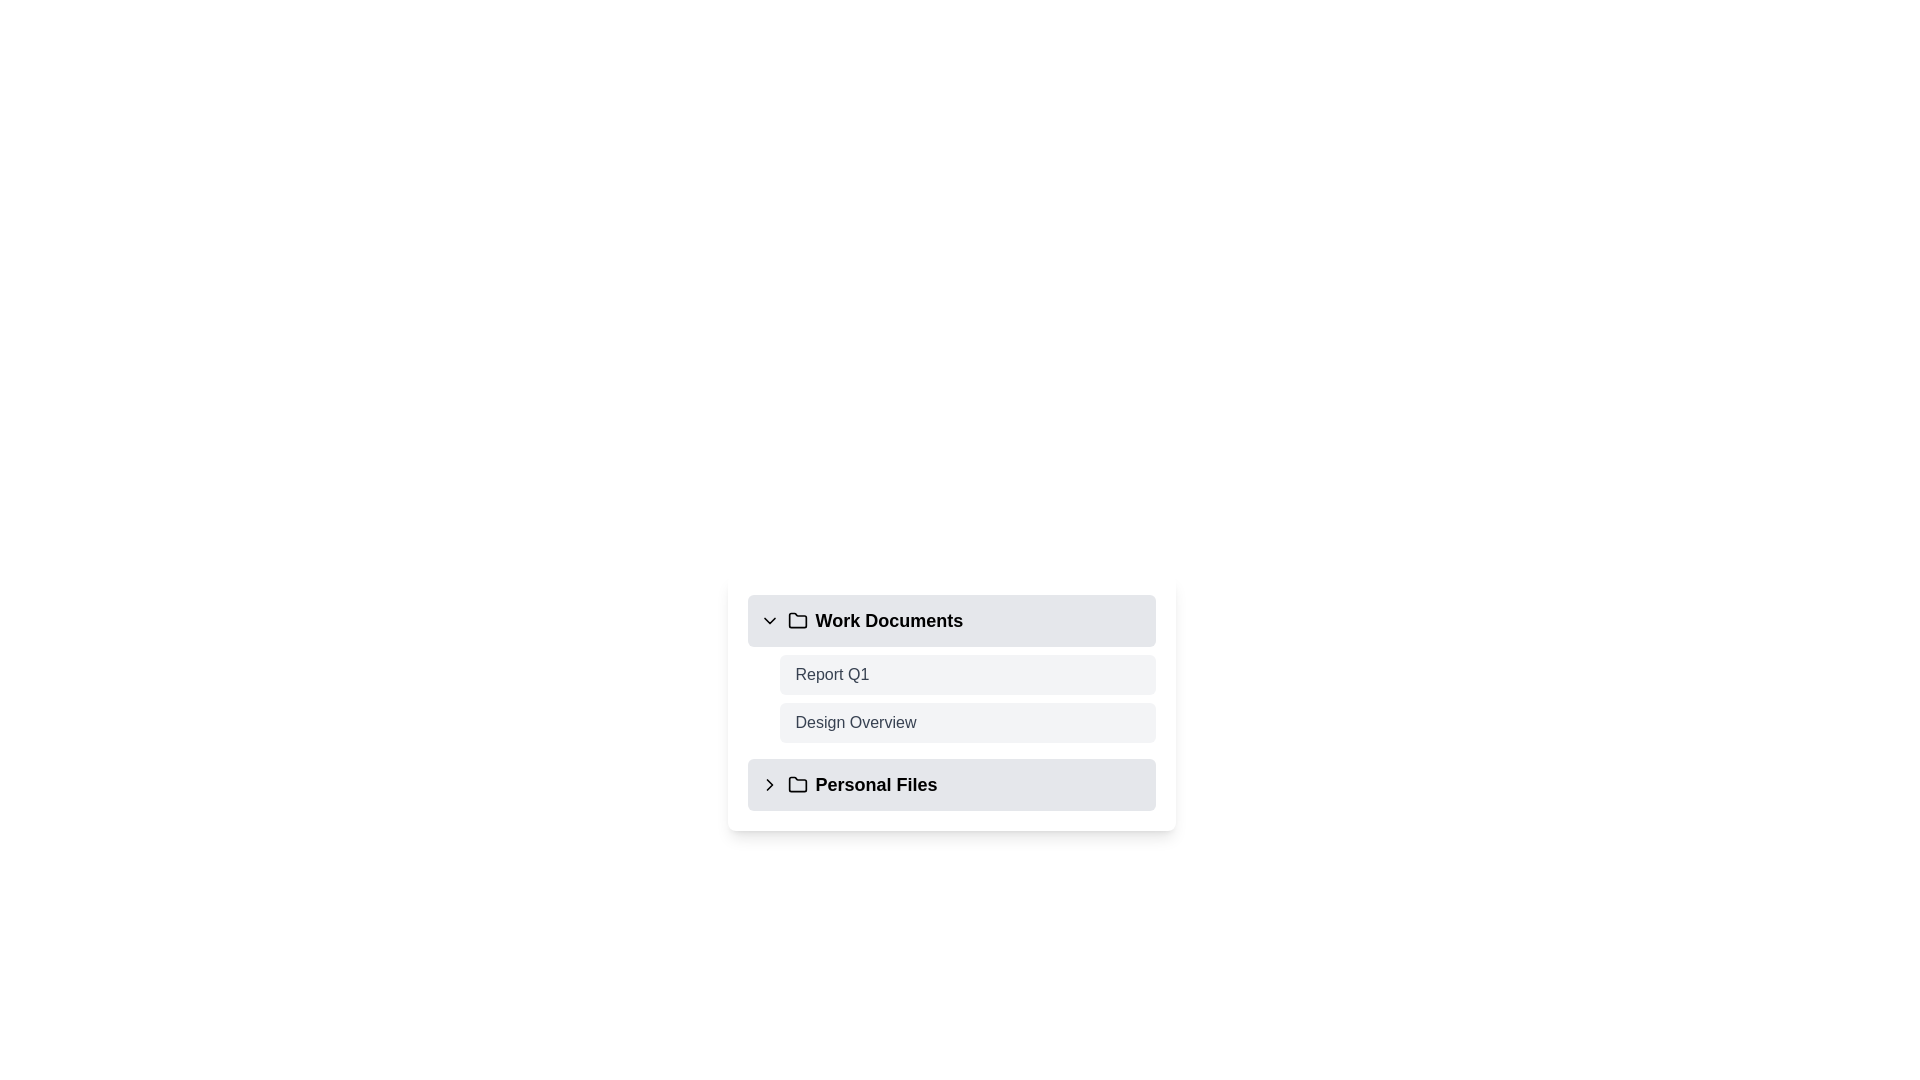 This screenshot has height=1080, width=1920. What do you see at coordinates (887, 620) in the screenshot?
I see `the 'Work Documents' text label` at bounding box center [887, 620].